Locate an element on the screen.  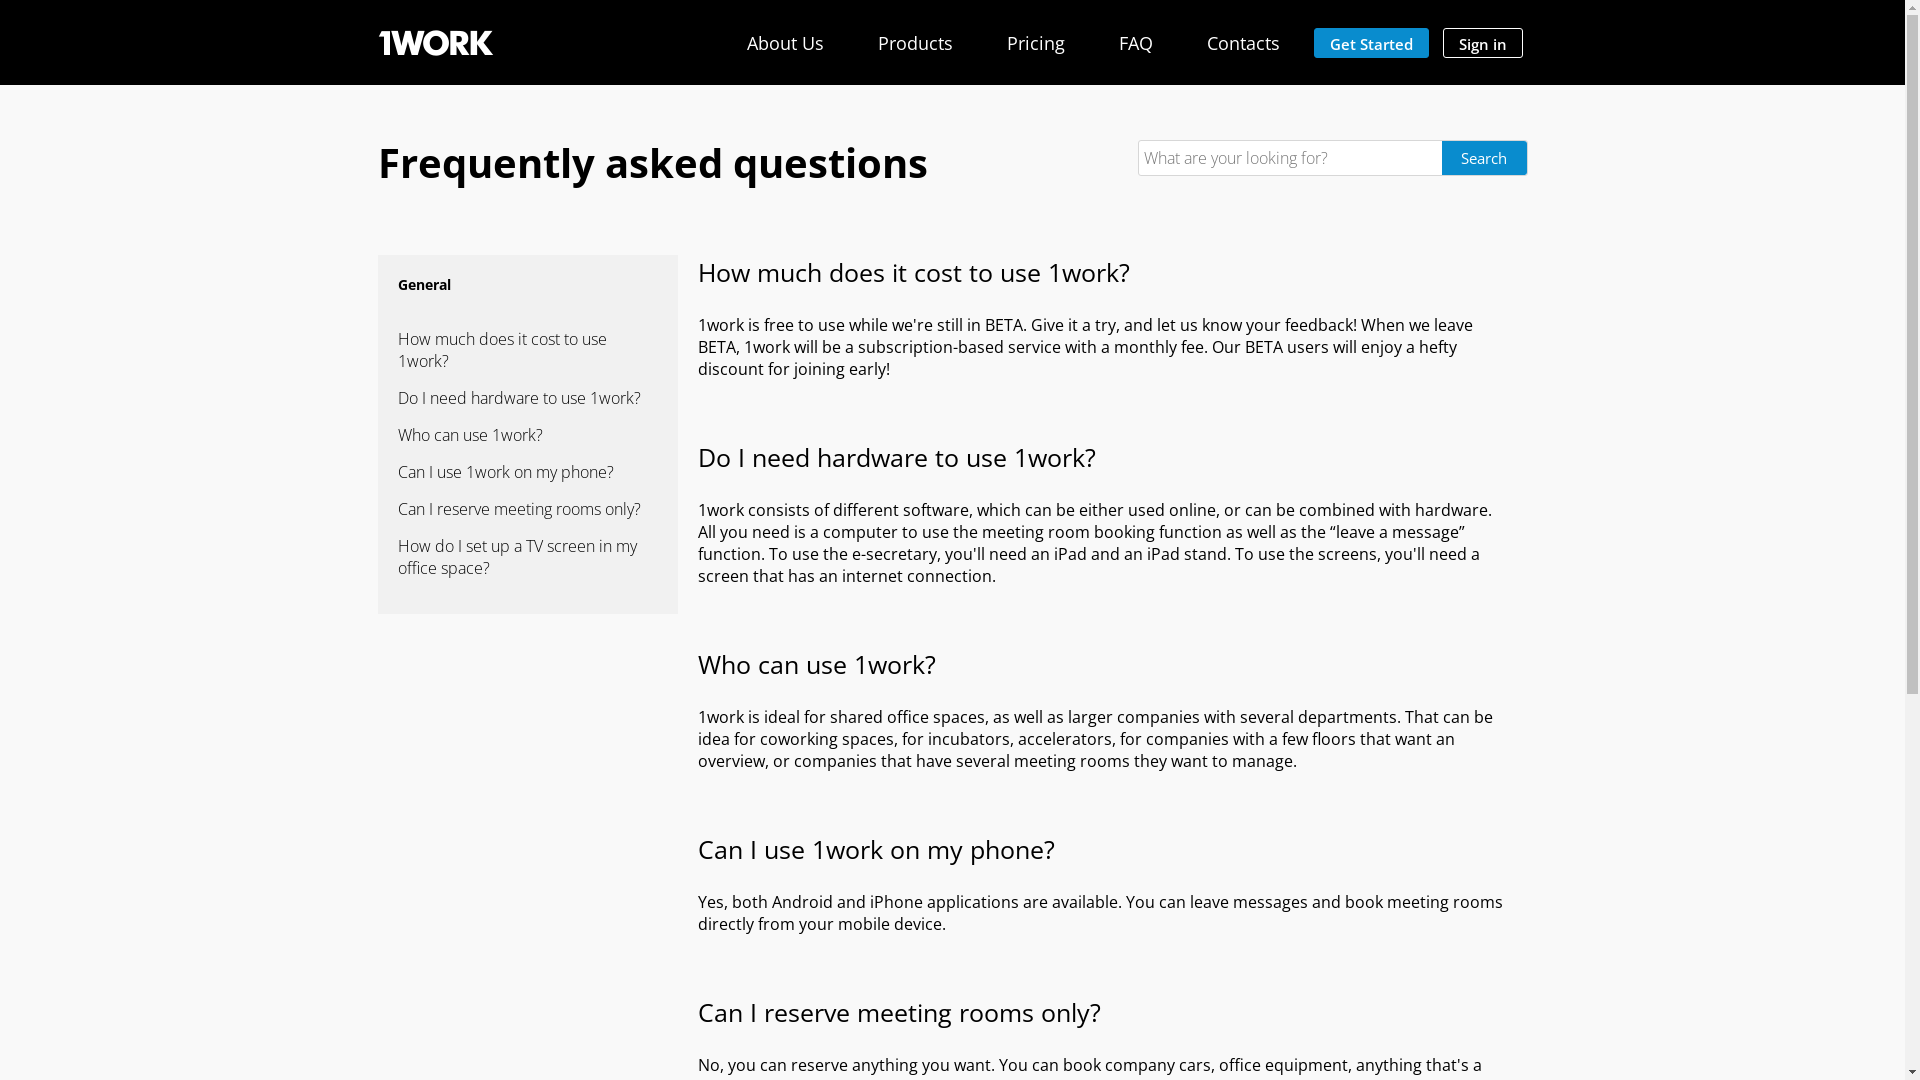
'About Us' is located at coordinates (783, 42).